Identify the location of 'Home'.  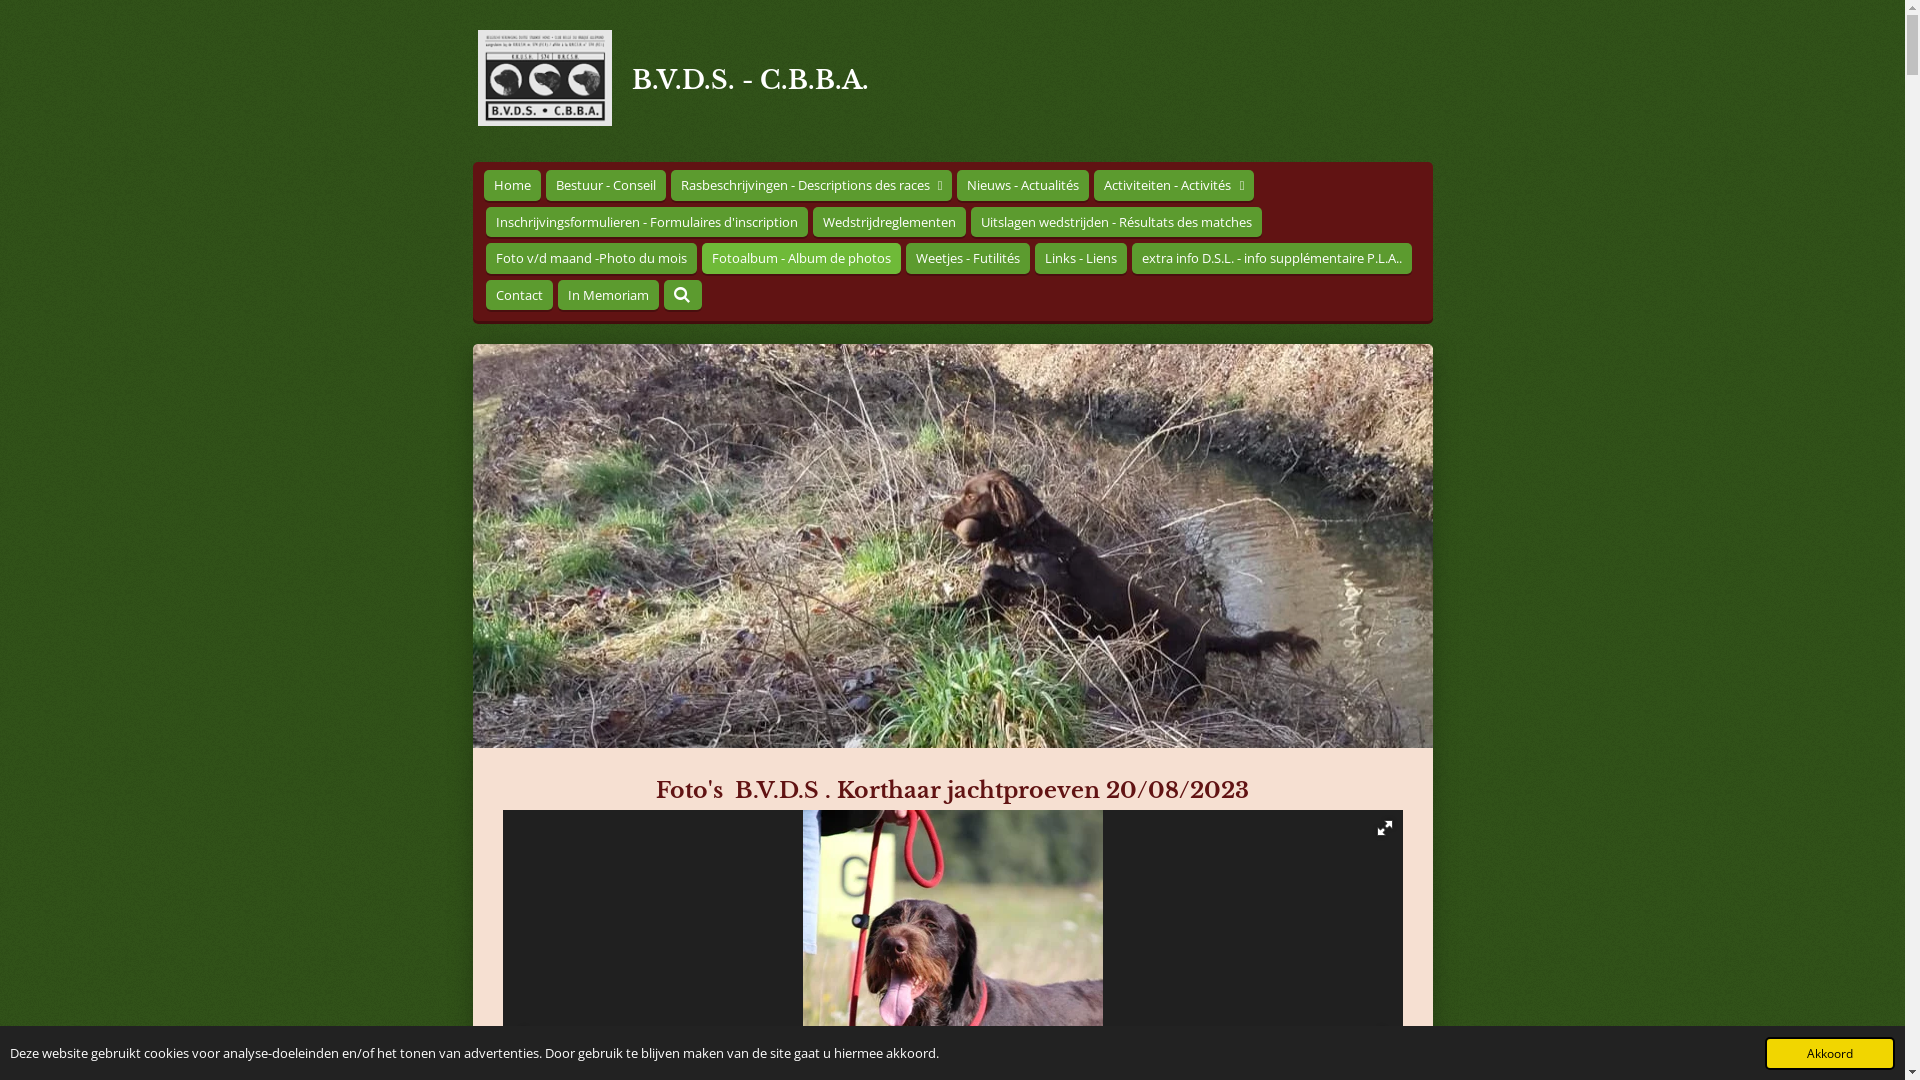
(512, 185).